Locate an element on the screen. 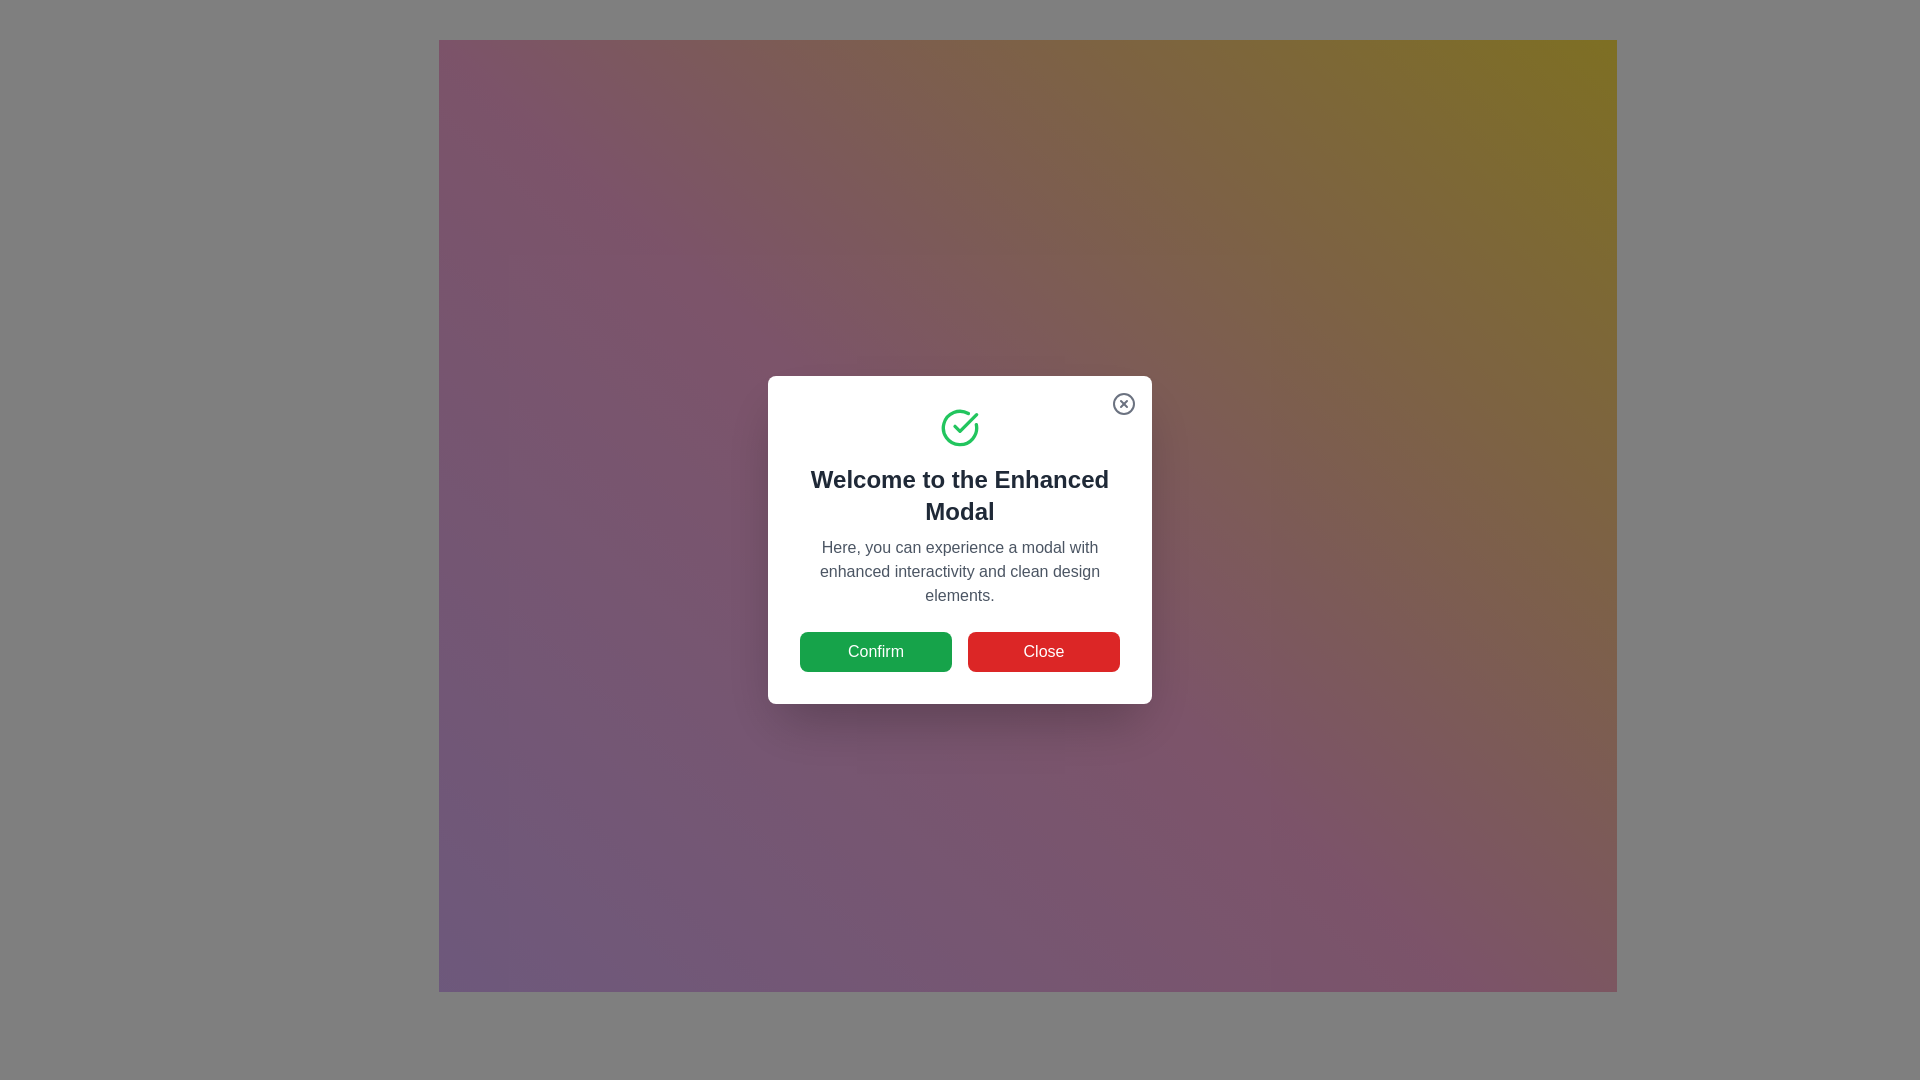 This screenshot has width=1920, height=1080. the green 'Confirm' button with rounded corners that is located within a modal box, positioned to the left of a red 'Close' button is located at coordinates (875, 651).